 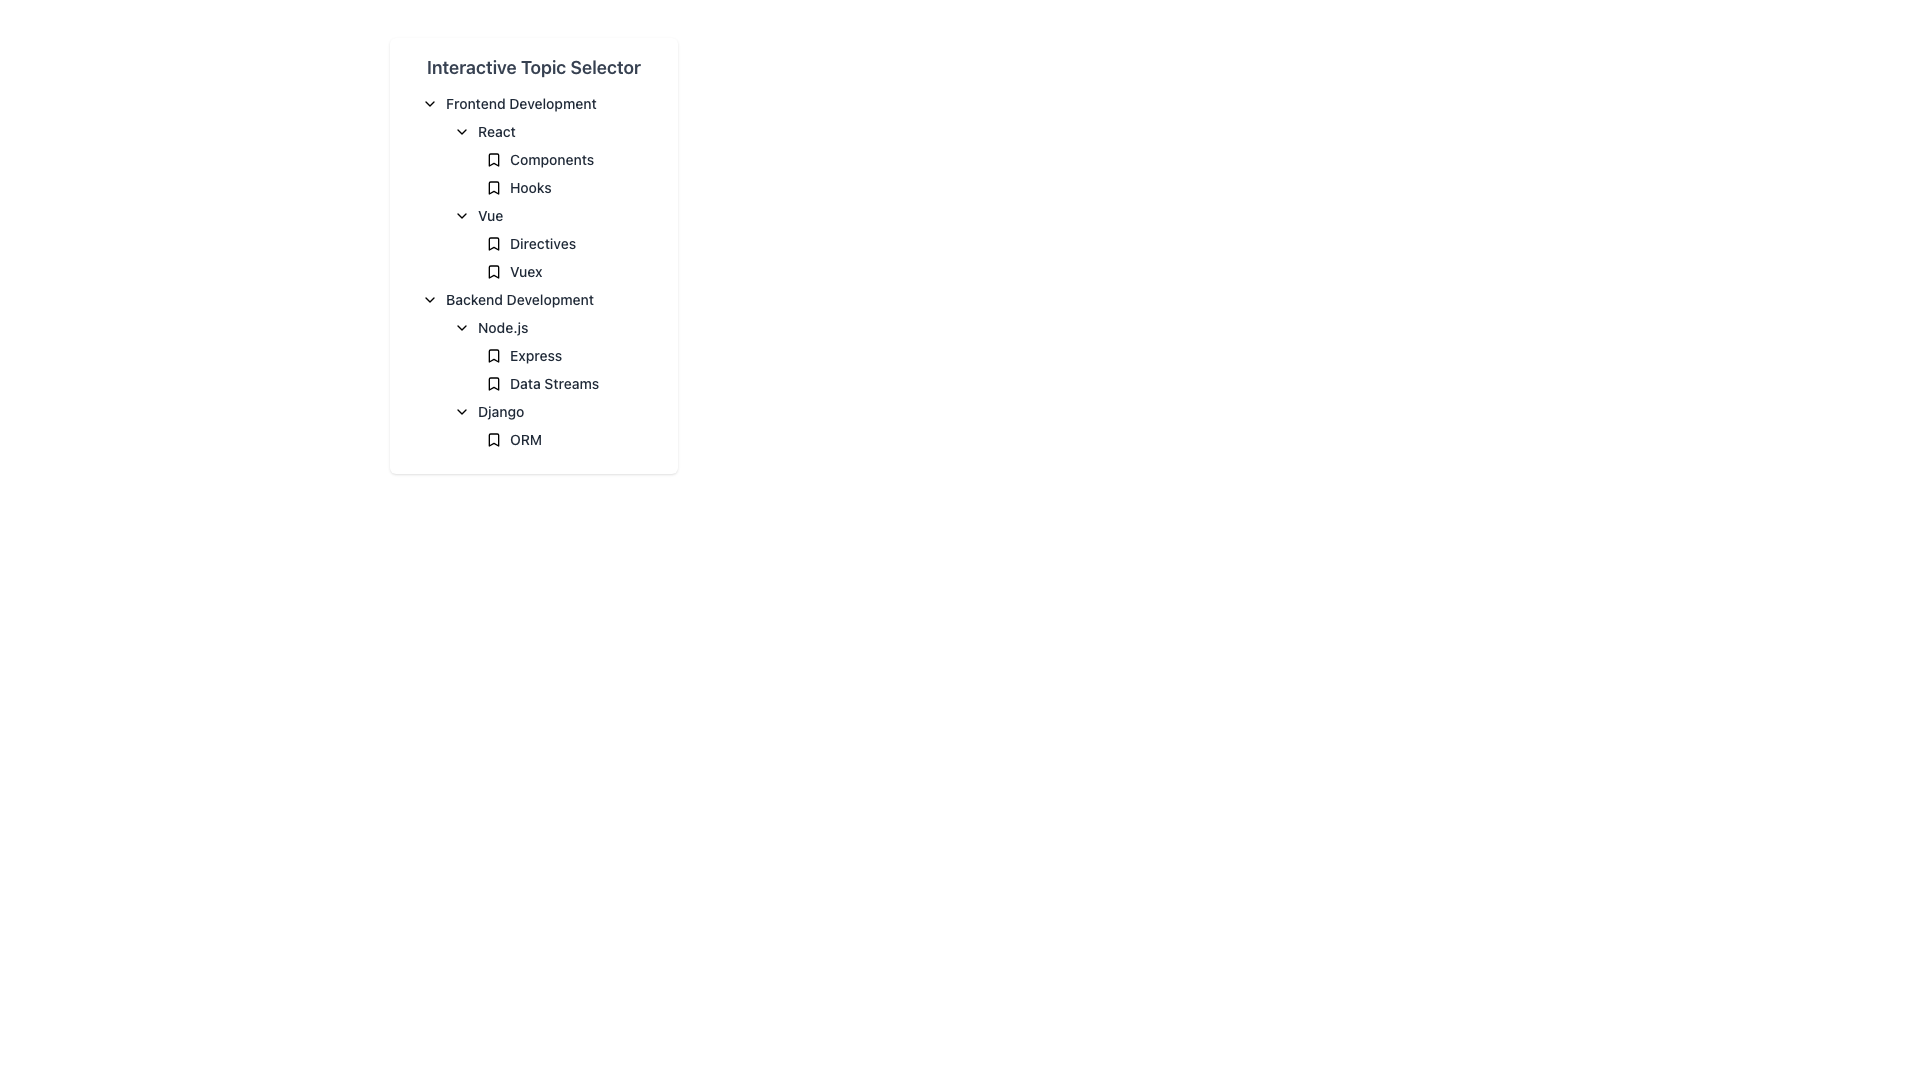 What do you see at coordinates (494, 354) in the screenshot?
I see `the SVG bookmark icon located to the left of the text "Express" in the "Backend Development" section under the "Node.js" subsection` at bounding box center [494, 354].